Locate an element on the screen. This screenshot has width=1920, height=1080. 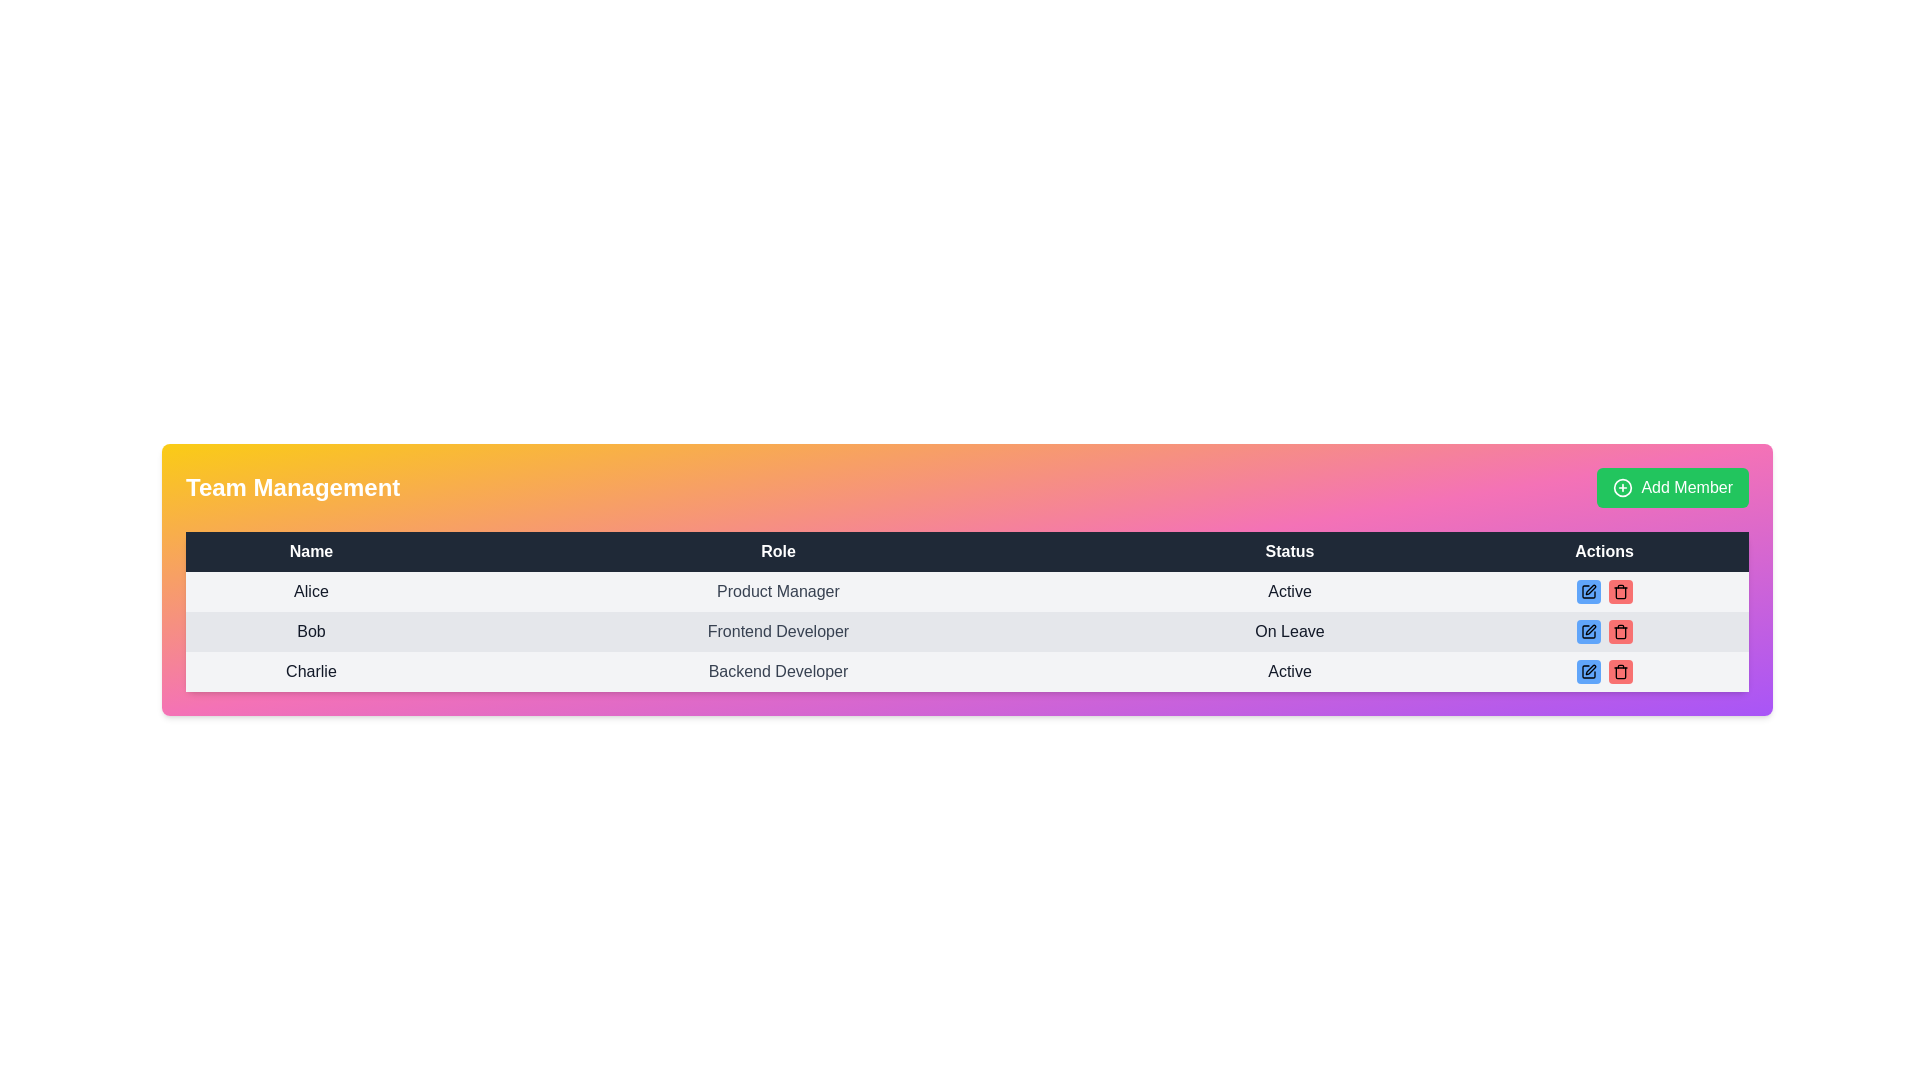
the static text label header displaying 'Role', which is the second column header in the table located between 'Name' and 'Status' is located at coordinates (777, 551).